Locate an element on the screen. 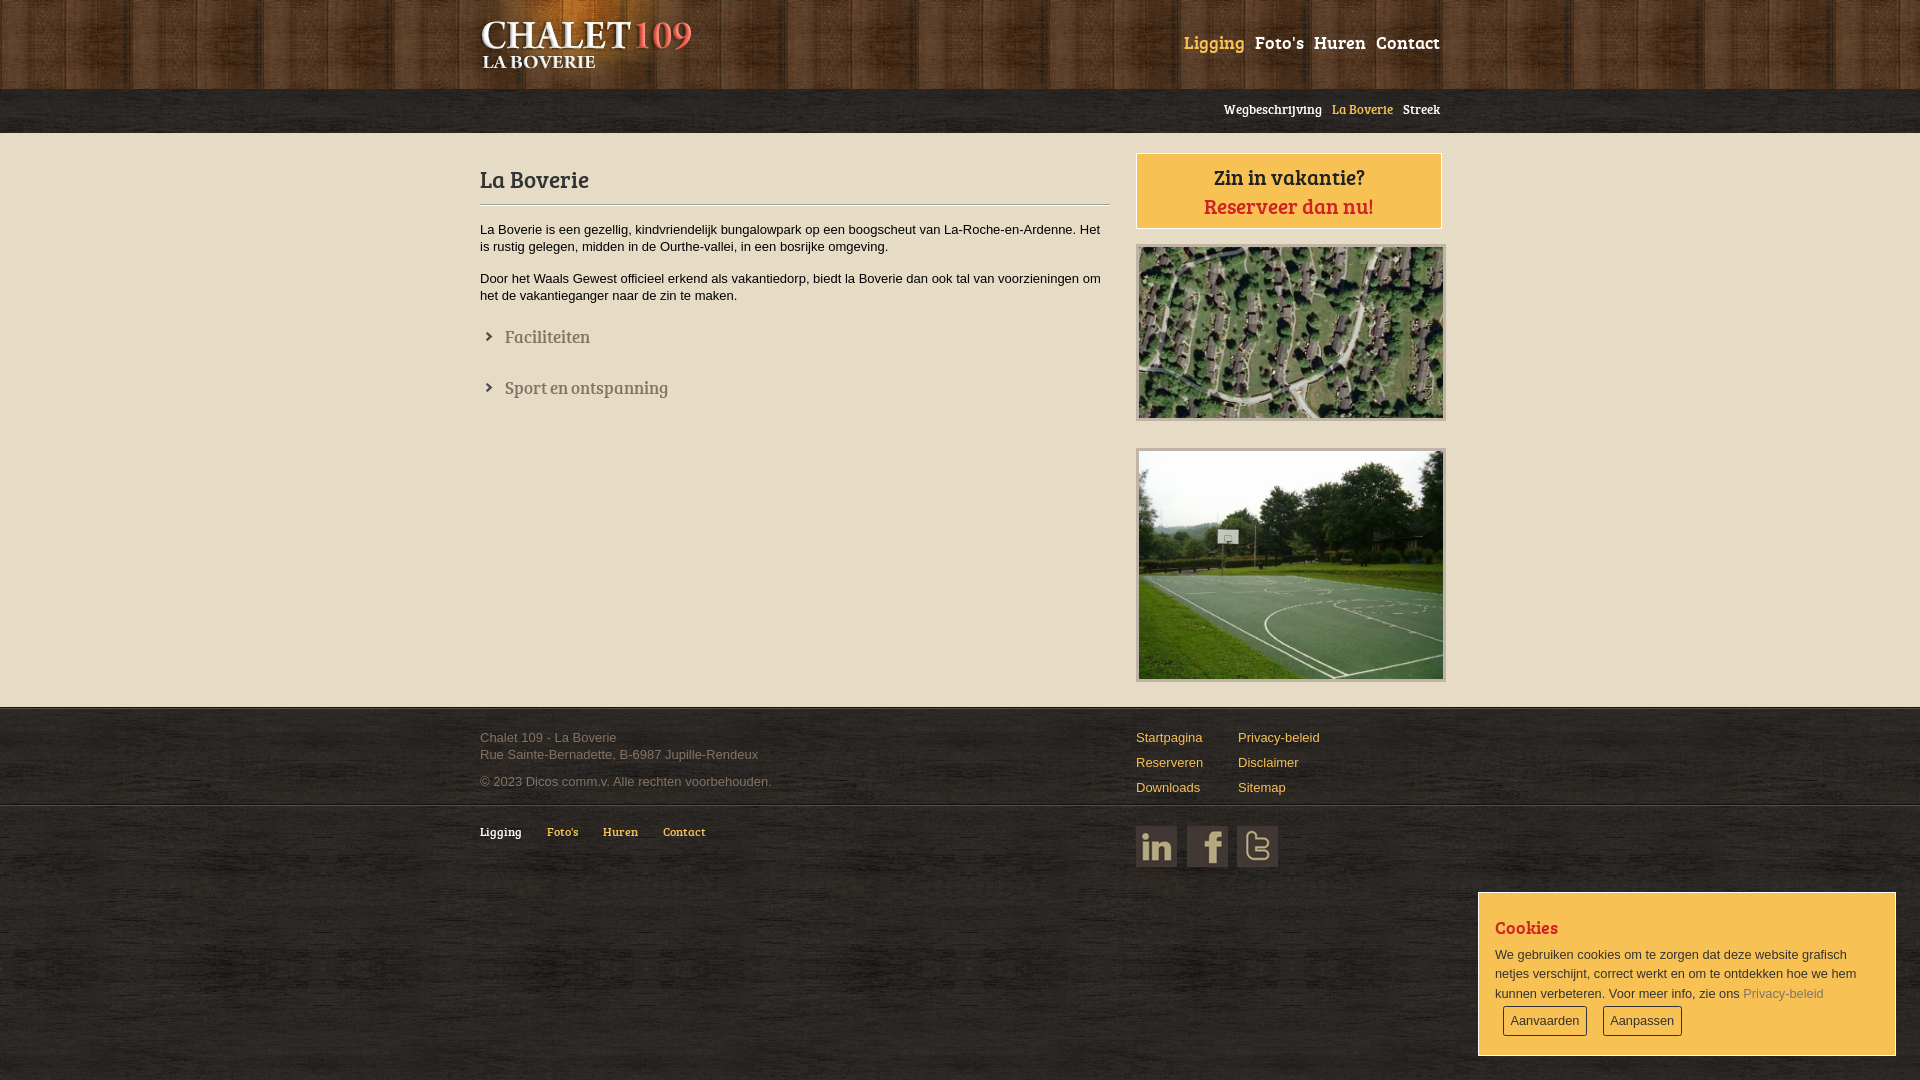  'Aanpassen' is located at coordinates (1642, 1021).